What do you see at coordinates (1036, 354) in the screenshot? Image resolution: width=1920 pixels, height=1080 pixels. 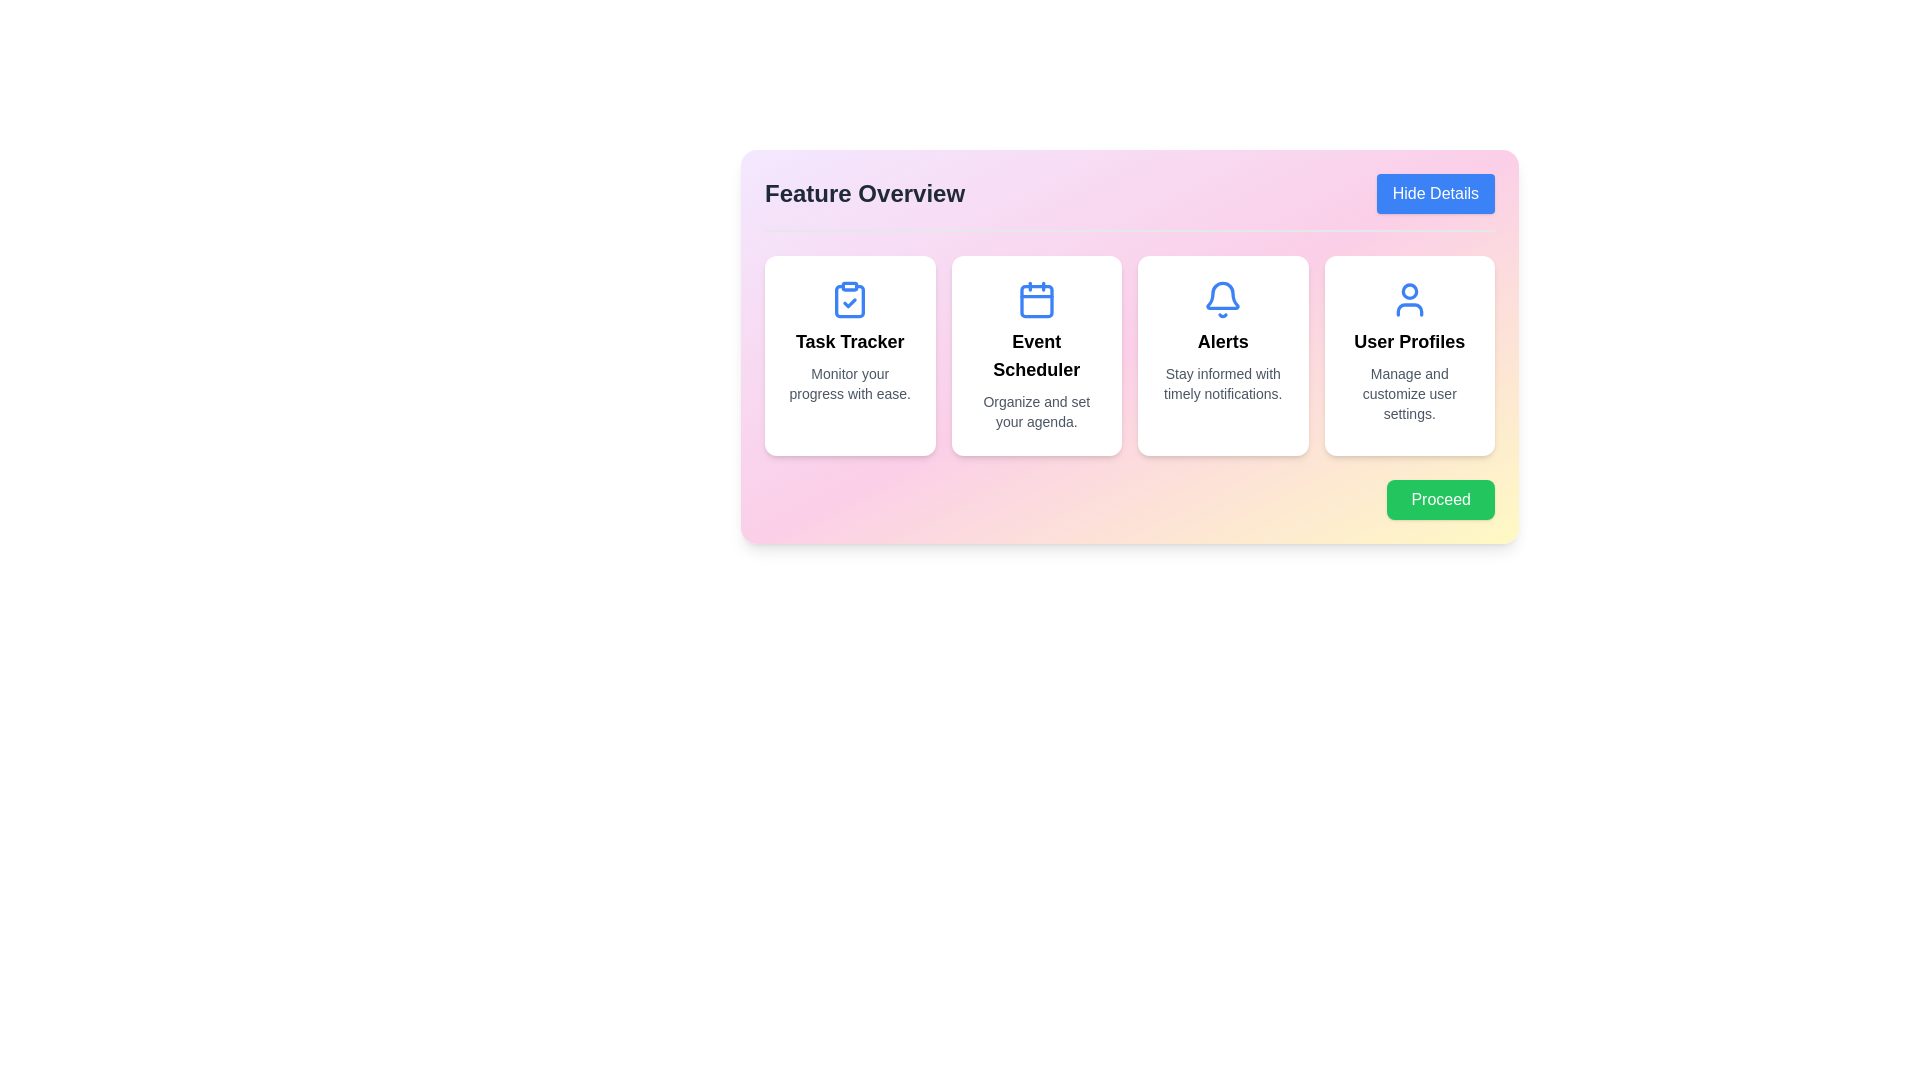 I see `the text element displaying 'Event Scheduler' which is prominently styled in bold and larger font, positioned centrally below an icon and above descriptive text` at bounding box center [1036, 354].